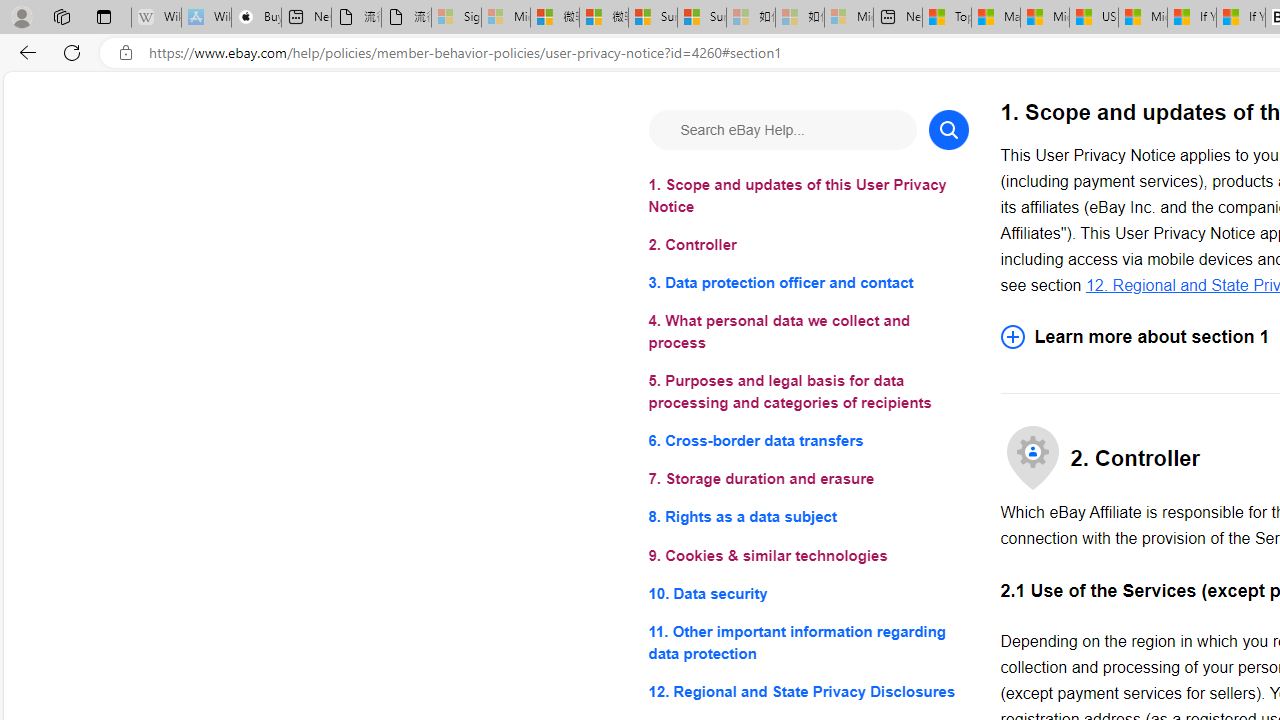  What do you see at coordinates (808, 516) in the screenshot?
I see `'8. Rights as a data subject'` at bounding box center [808, 516].